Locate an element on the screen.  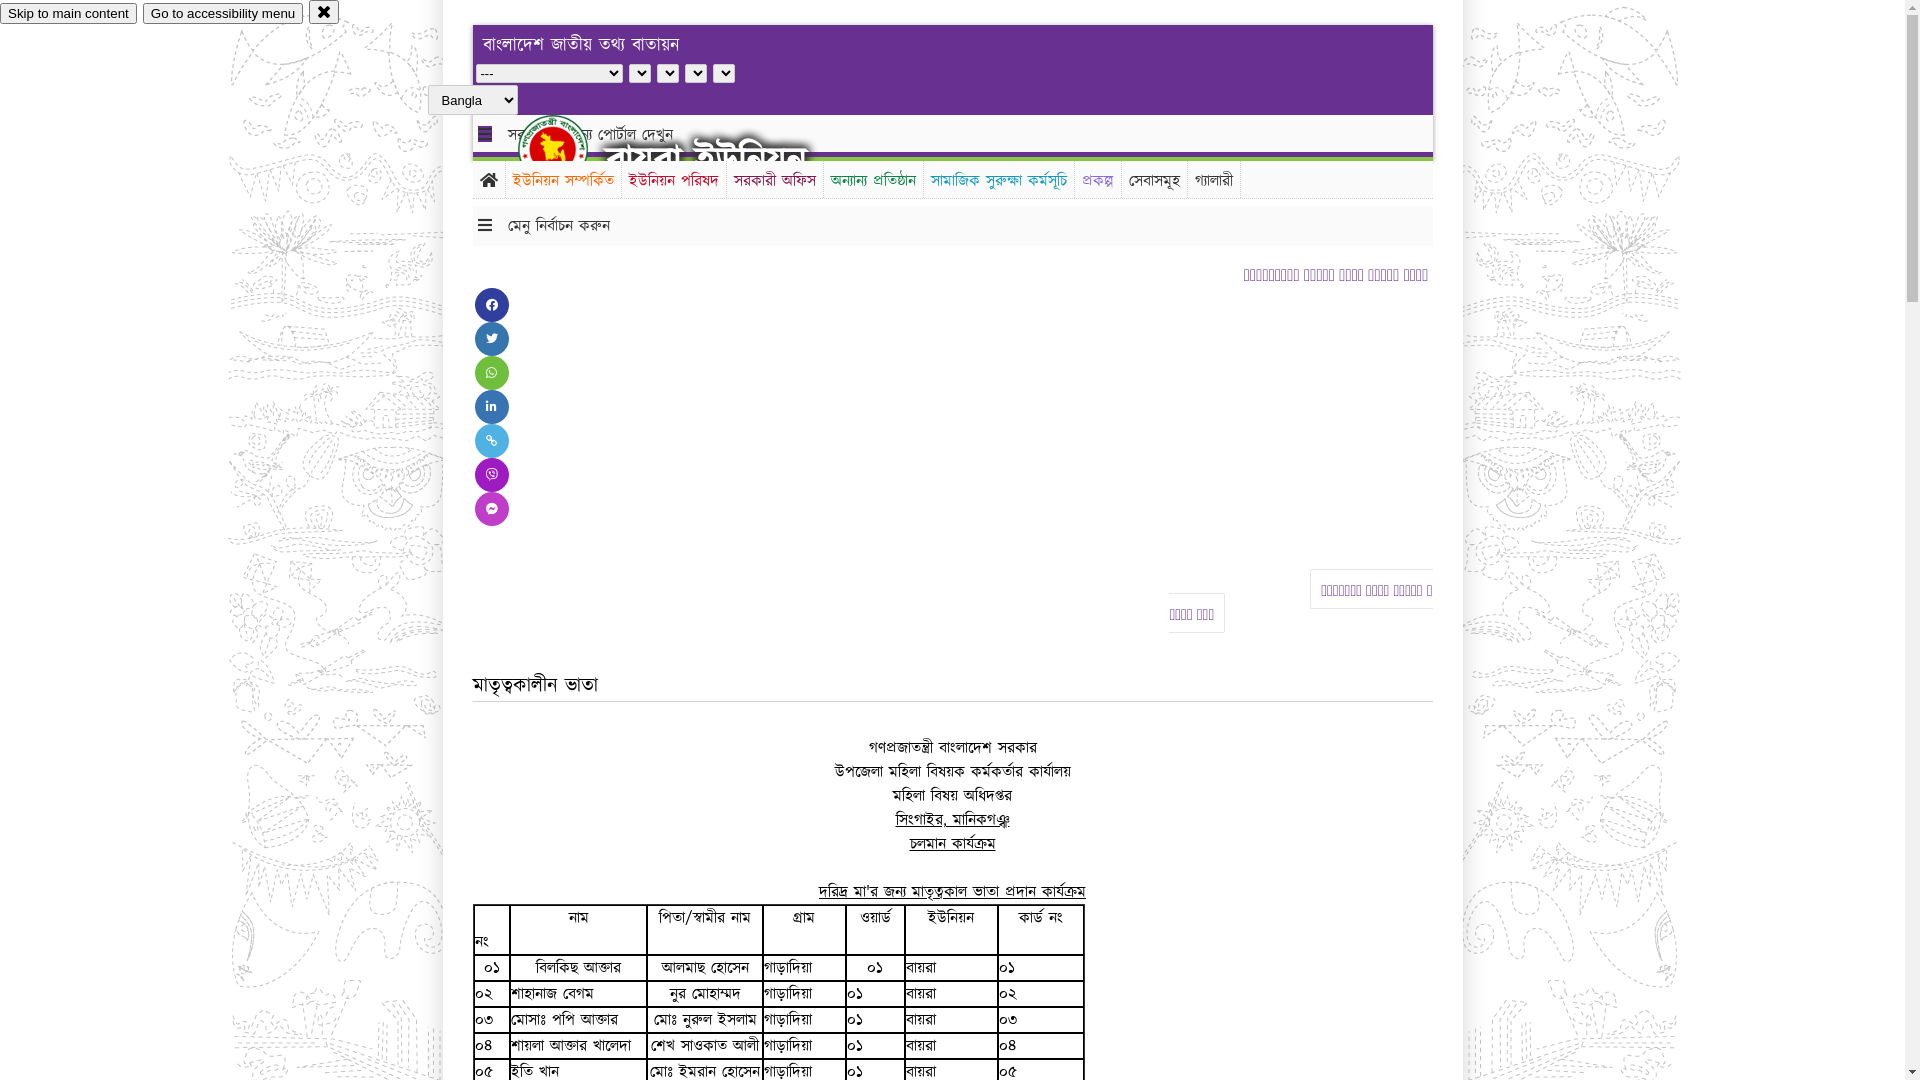
'close' is located at coordinates (324, 11).